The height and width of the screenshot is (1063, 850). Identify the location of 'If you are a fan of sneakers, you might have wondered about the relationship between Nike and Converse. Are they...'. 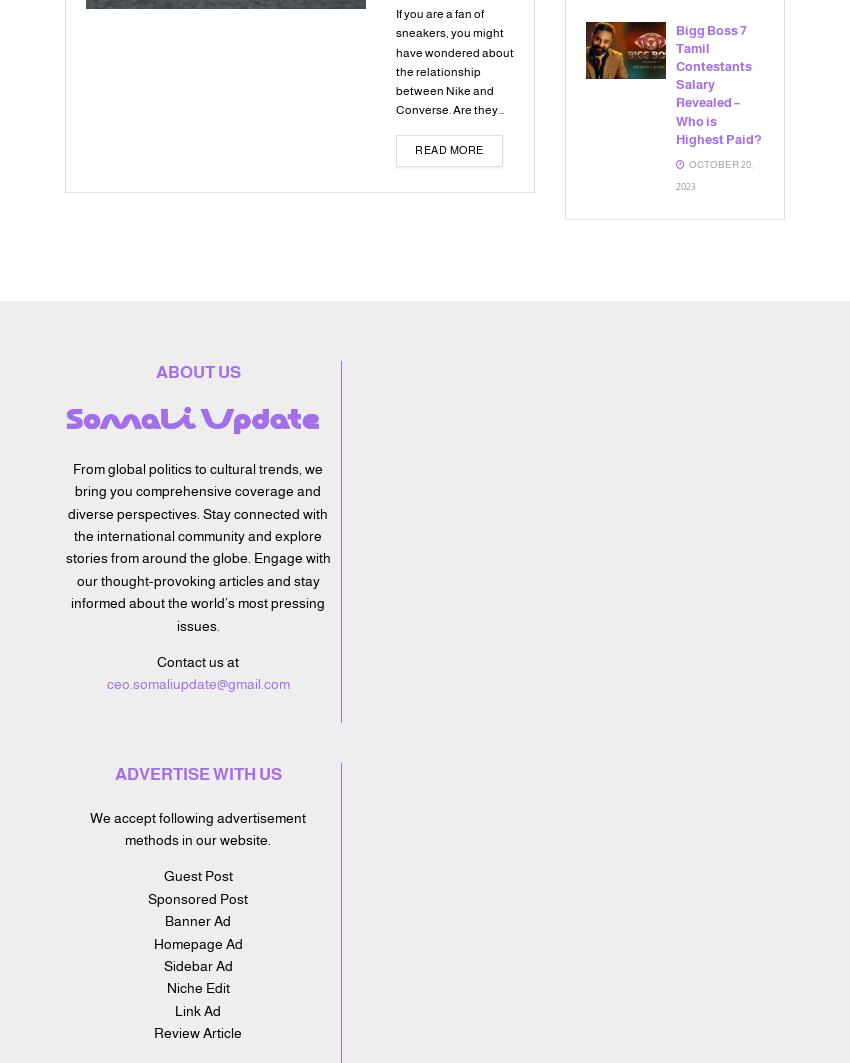
(454, 61).